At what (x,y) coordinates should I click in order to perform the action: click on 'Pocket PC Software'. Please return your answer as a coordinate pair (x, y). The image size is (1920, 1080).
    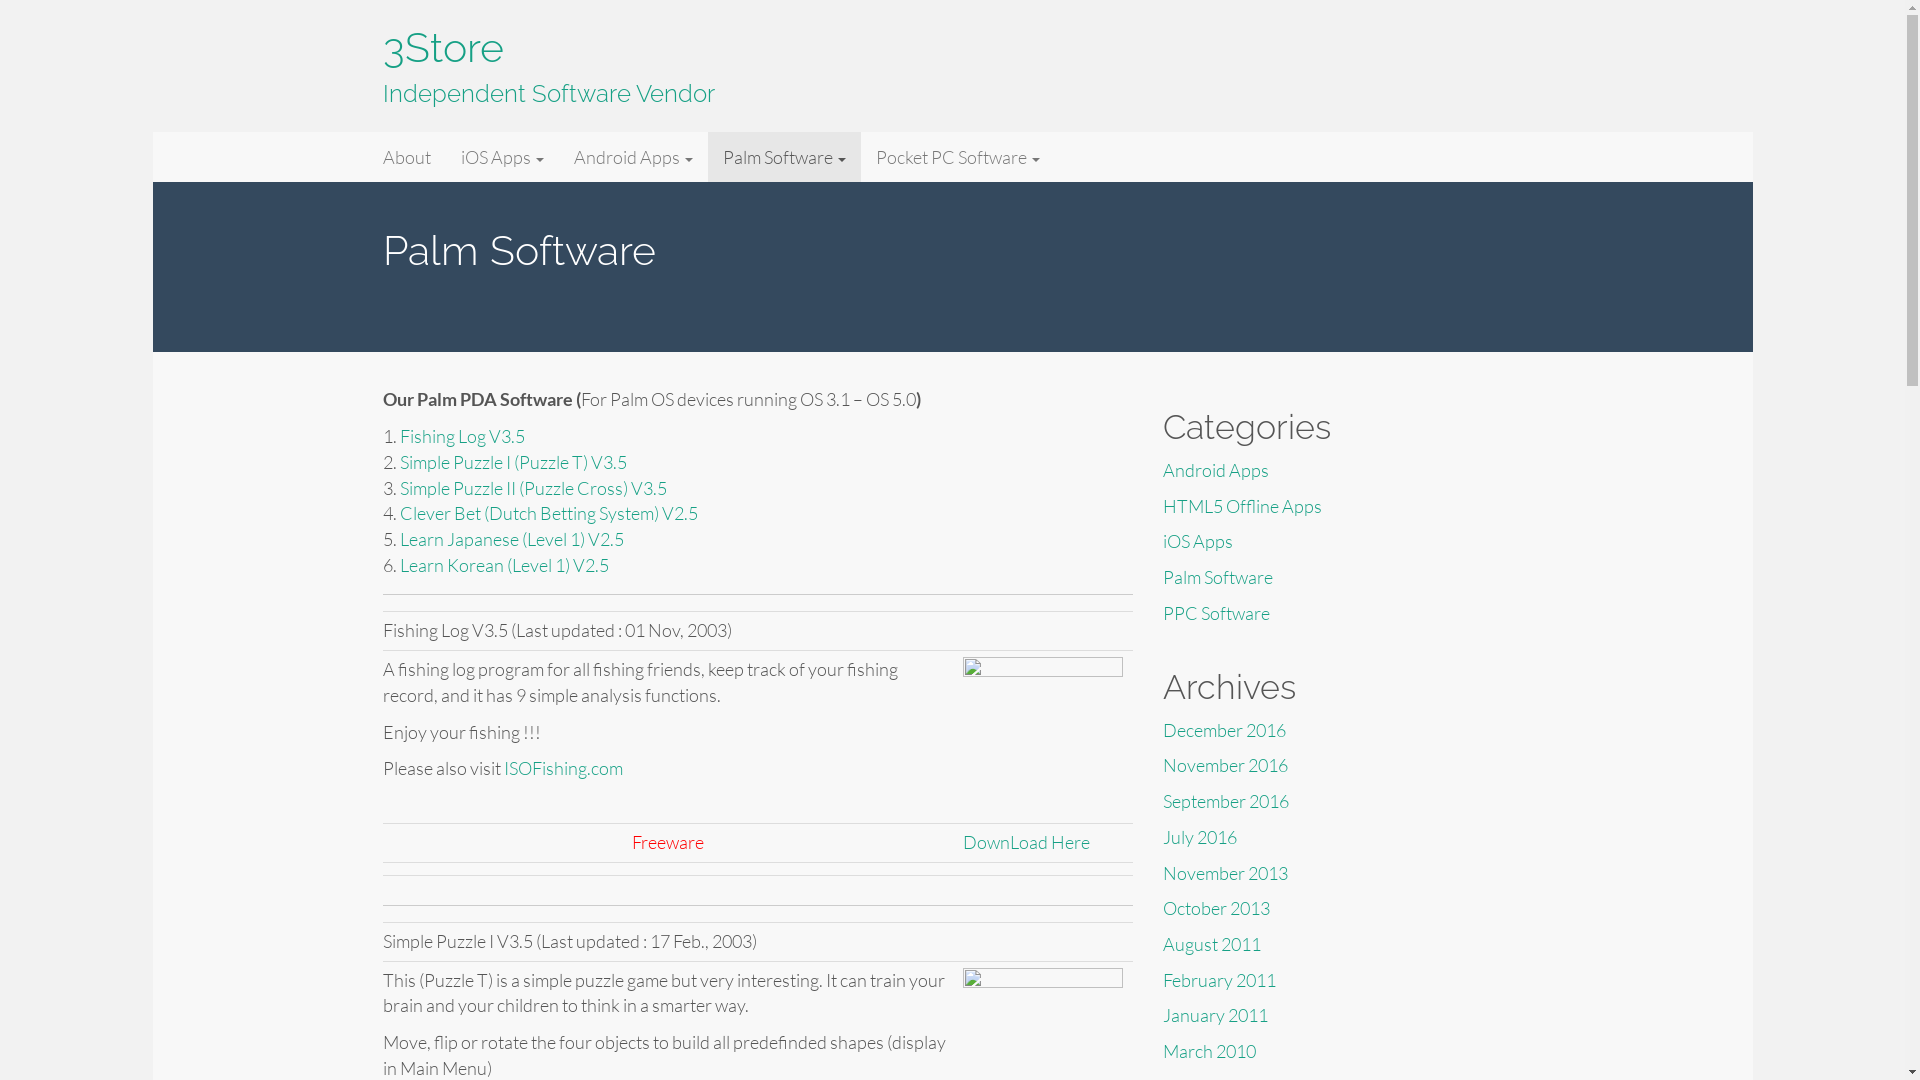
    Looking at the image, I should click on (955, 156).